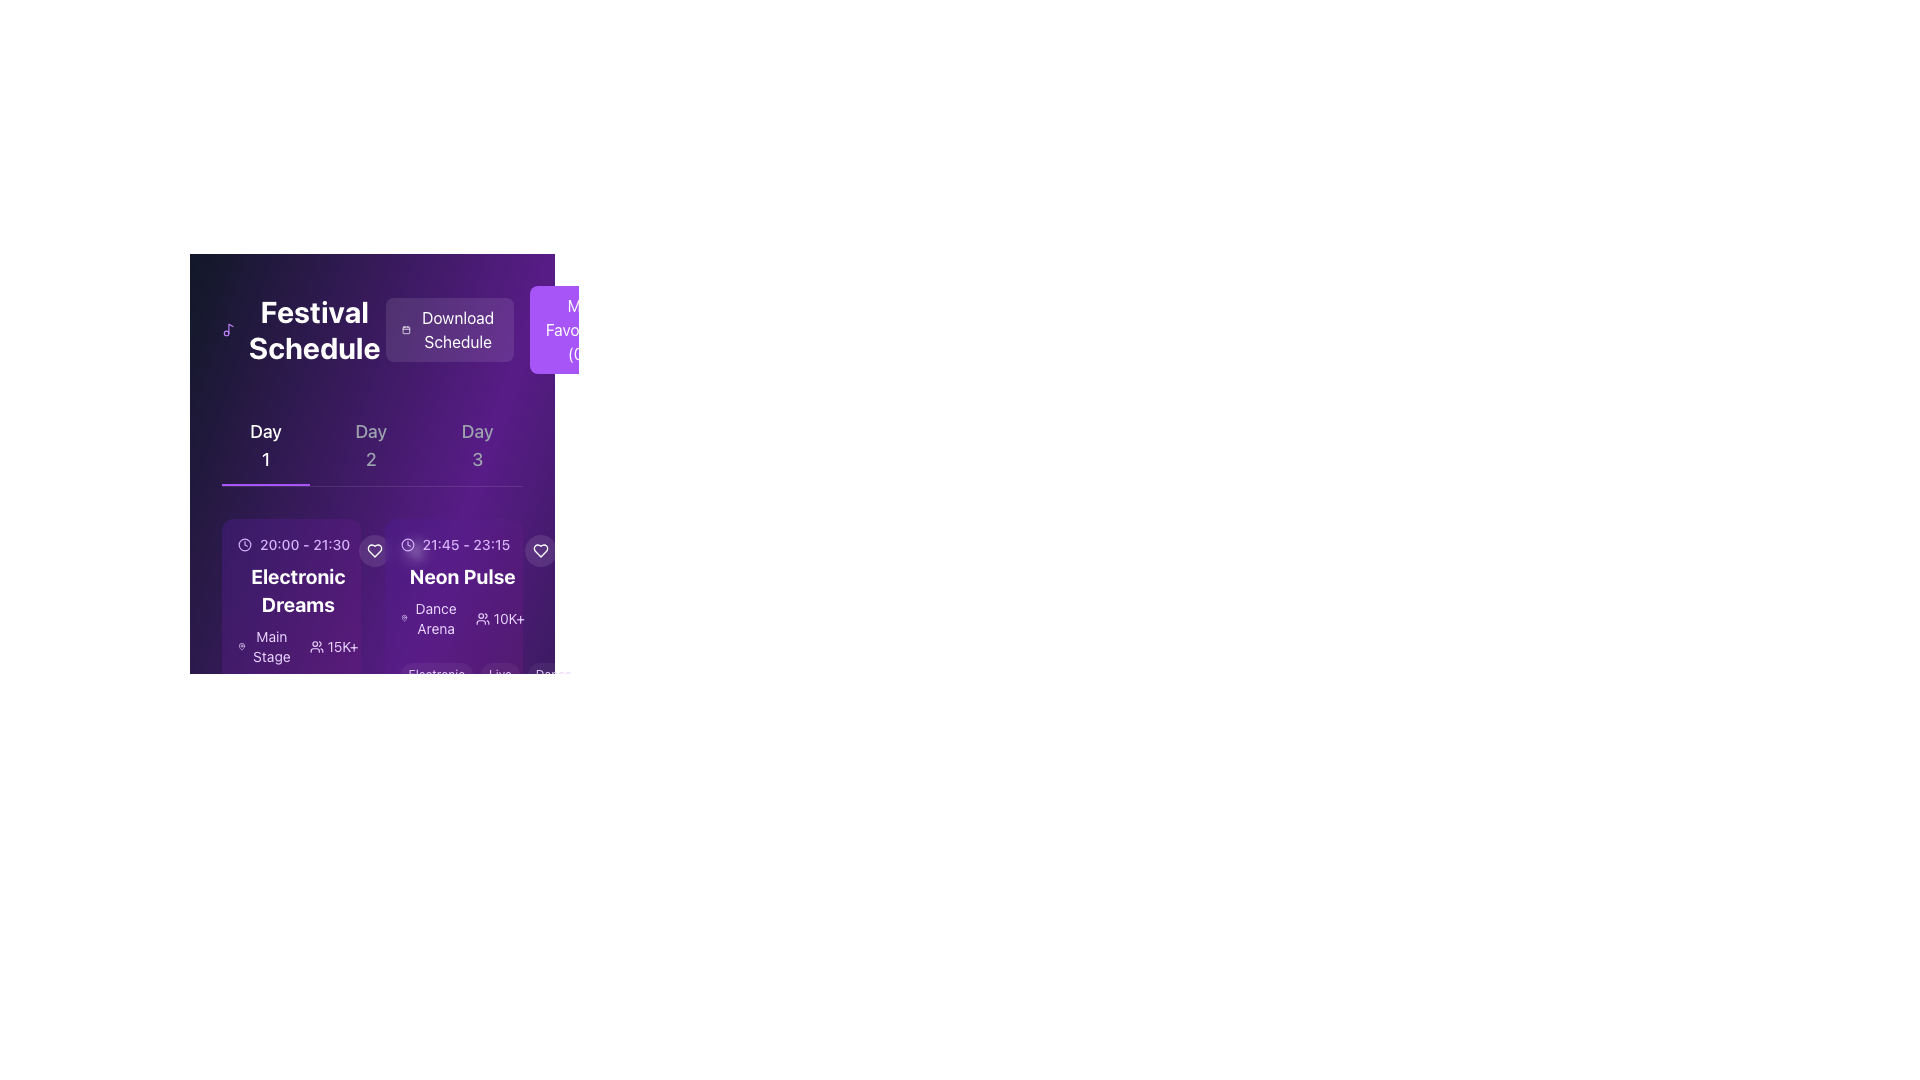  What do you see at coordinates (243, 544) in the screenshot?
I see `the time icon that visually represents scheduled timing, located to the left of the text '20:00 - 21:30' within the larger schedule interface` at bounding box center [243, 544].